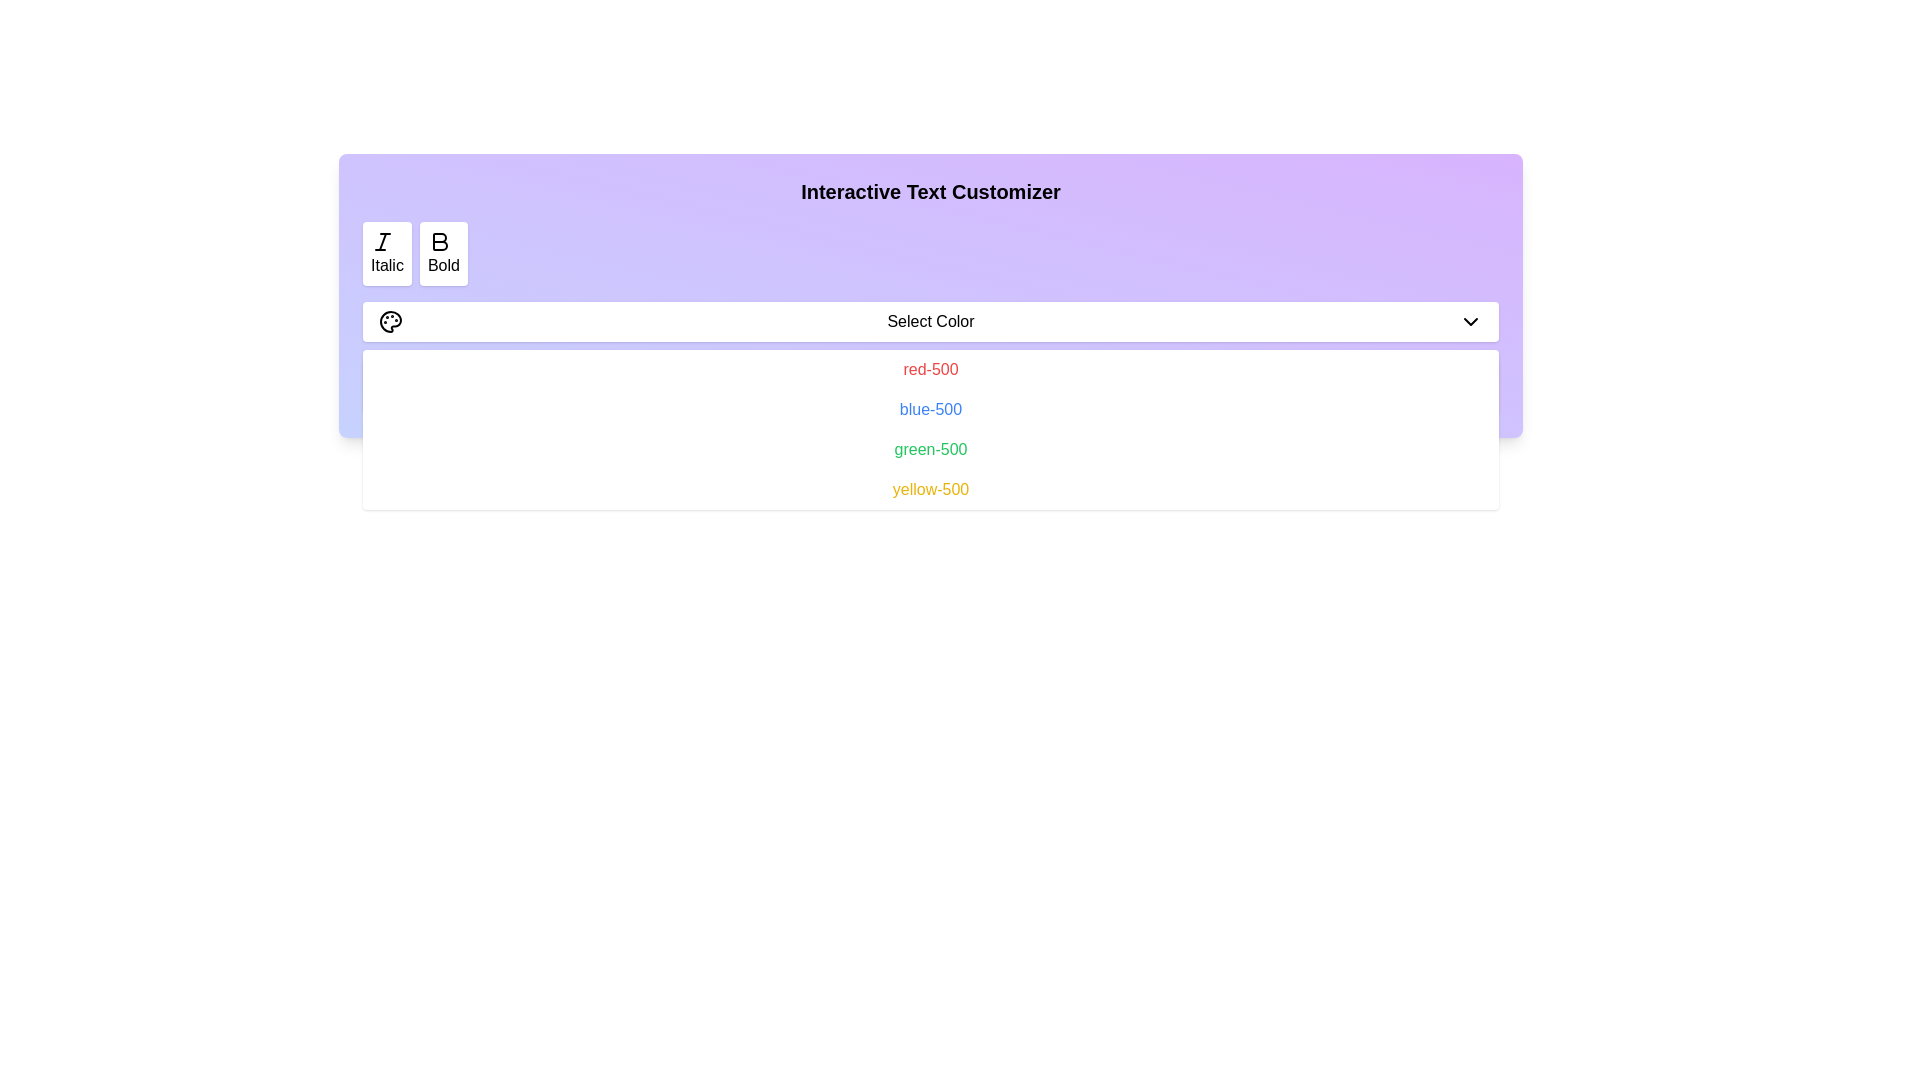 The height and width of the screenshot is (1080, 1920). Describe the element at coordinates (438, 241) in the screenshot. I see `the bold icon within the 'Bold' button to apply bold formatting to the text in the application` at that location.